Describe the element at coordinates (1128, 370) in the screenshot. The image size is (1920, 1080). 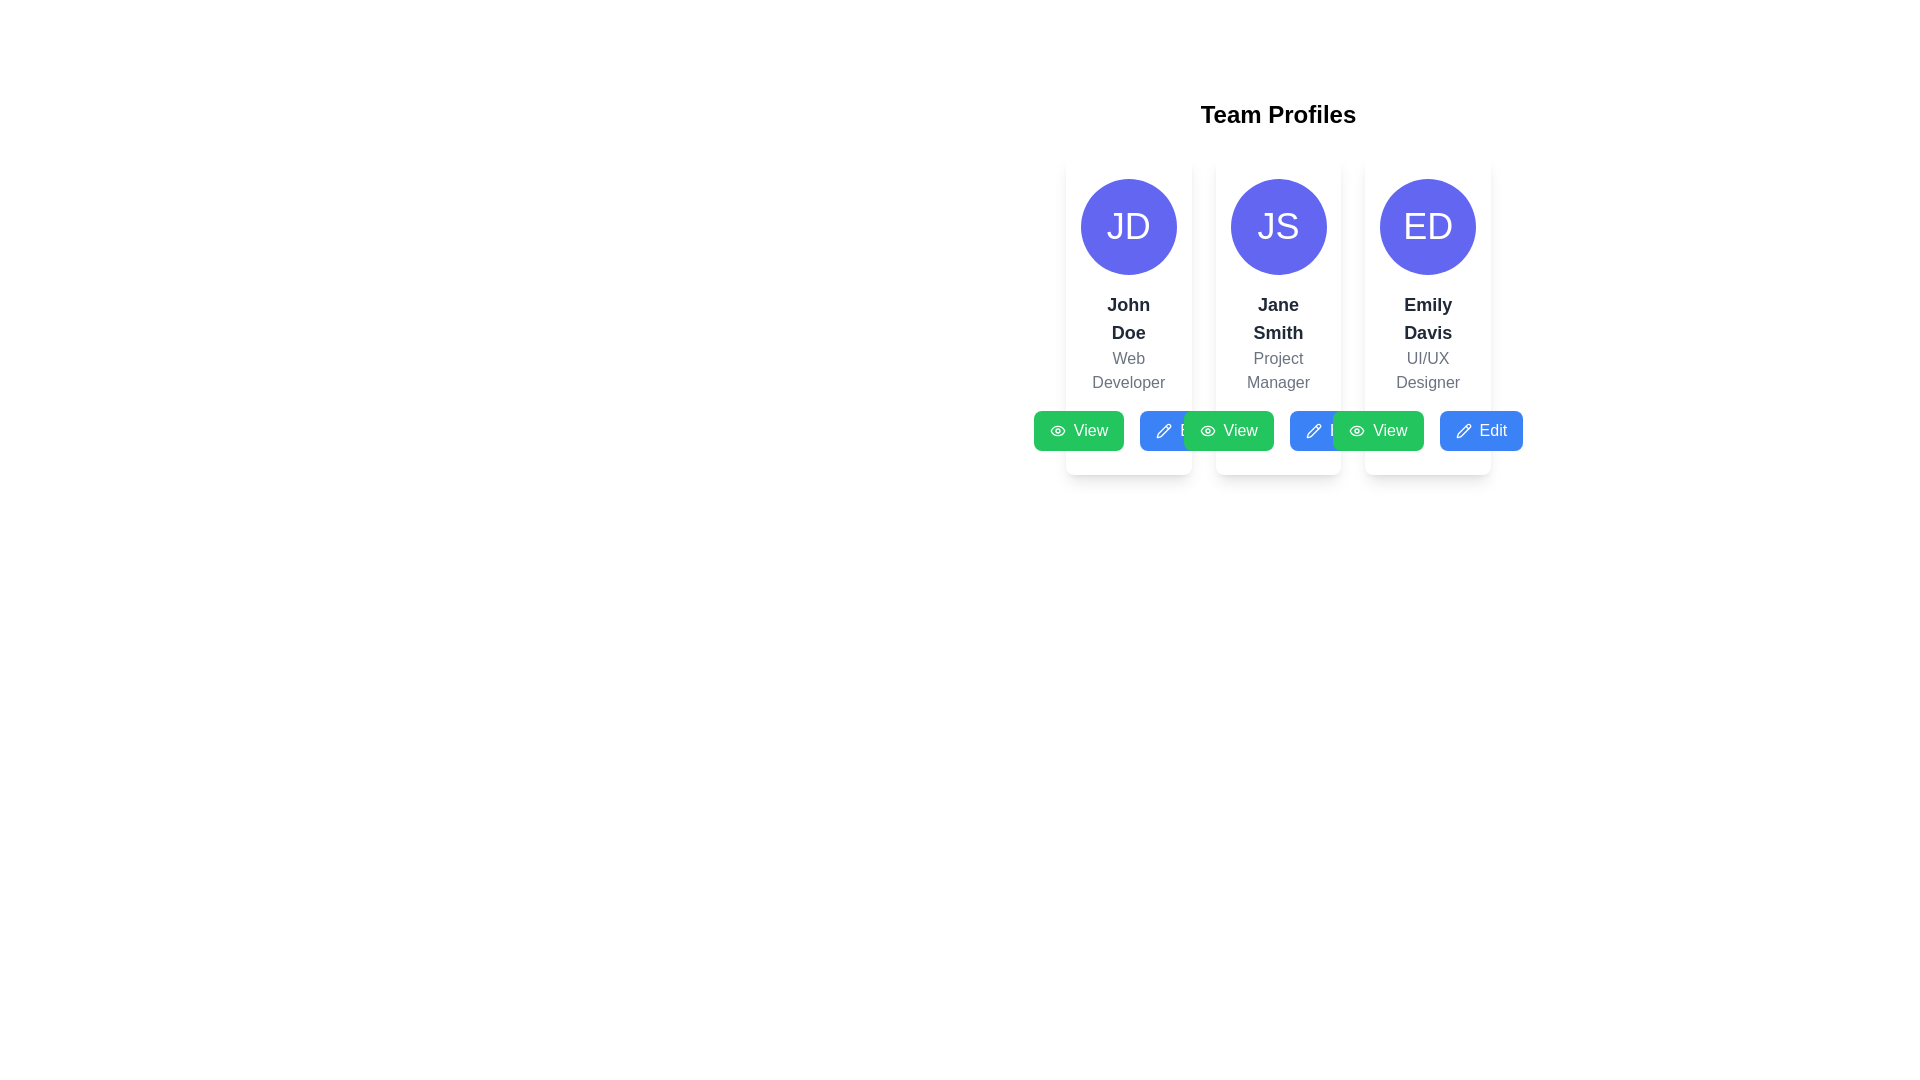
I see `the text label displaying 'Web Developer', which is positioned below 'John Doe' and above the action buttons in the user information card` at that location.